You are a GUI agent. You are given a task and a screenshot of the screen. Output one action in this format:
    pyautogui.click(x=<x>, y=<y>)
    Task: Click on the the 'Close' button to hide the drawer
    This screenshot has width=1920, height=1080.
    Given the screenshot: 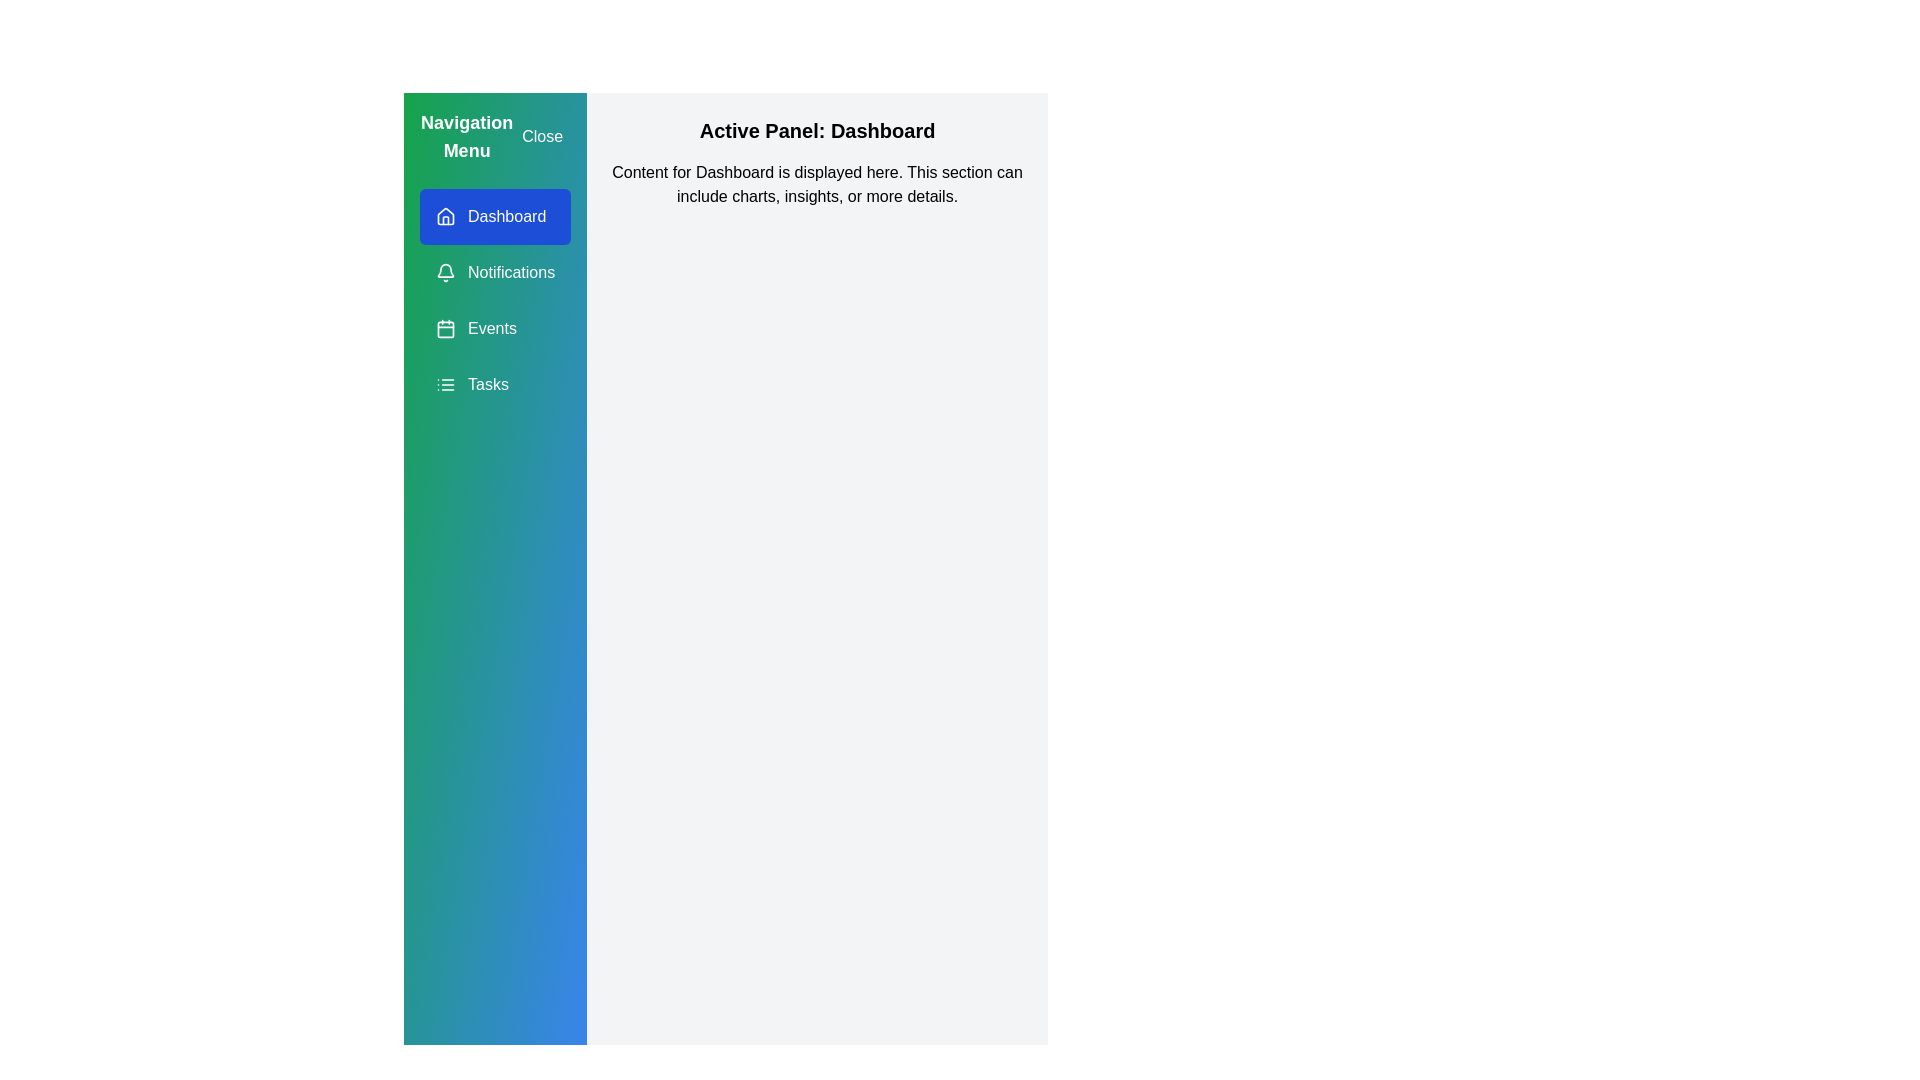 What is the action you would take?
    pyautogui.click(x=542, y=136)
    